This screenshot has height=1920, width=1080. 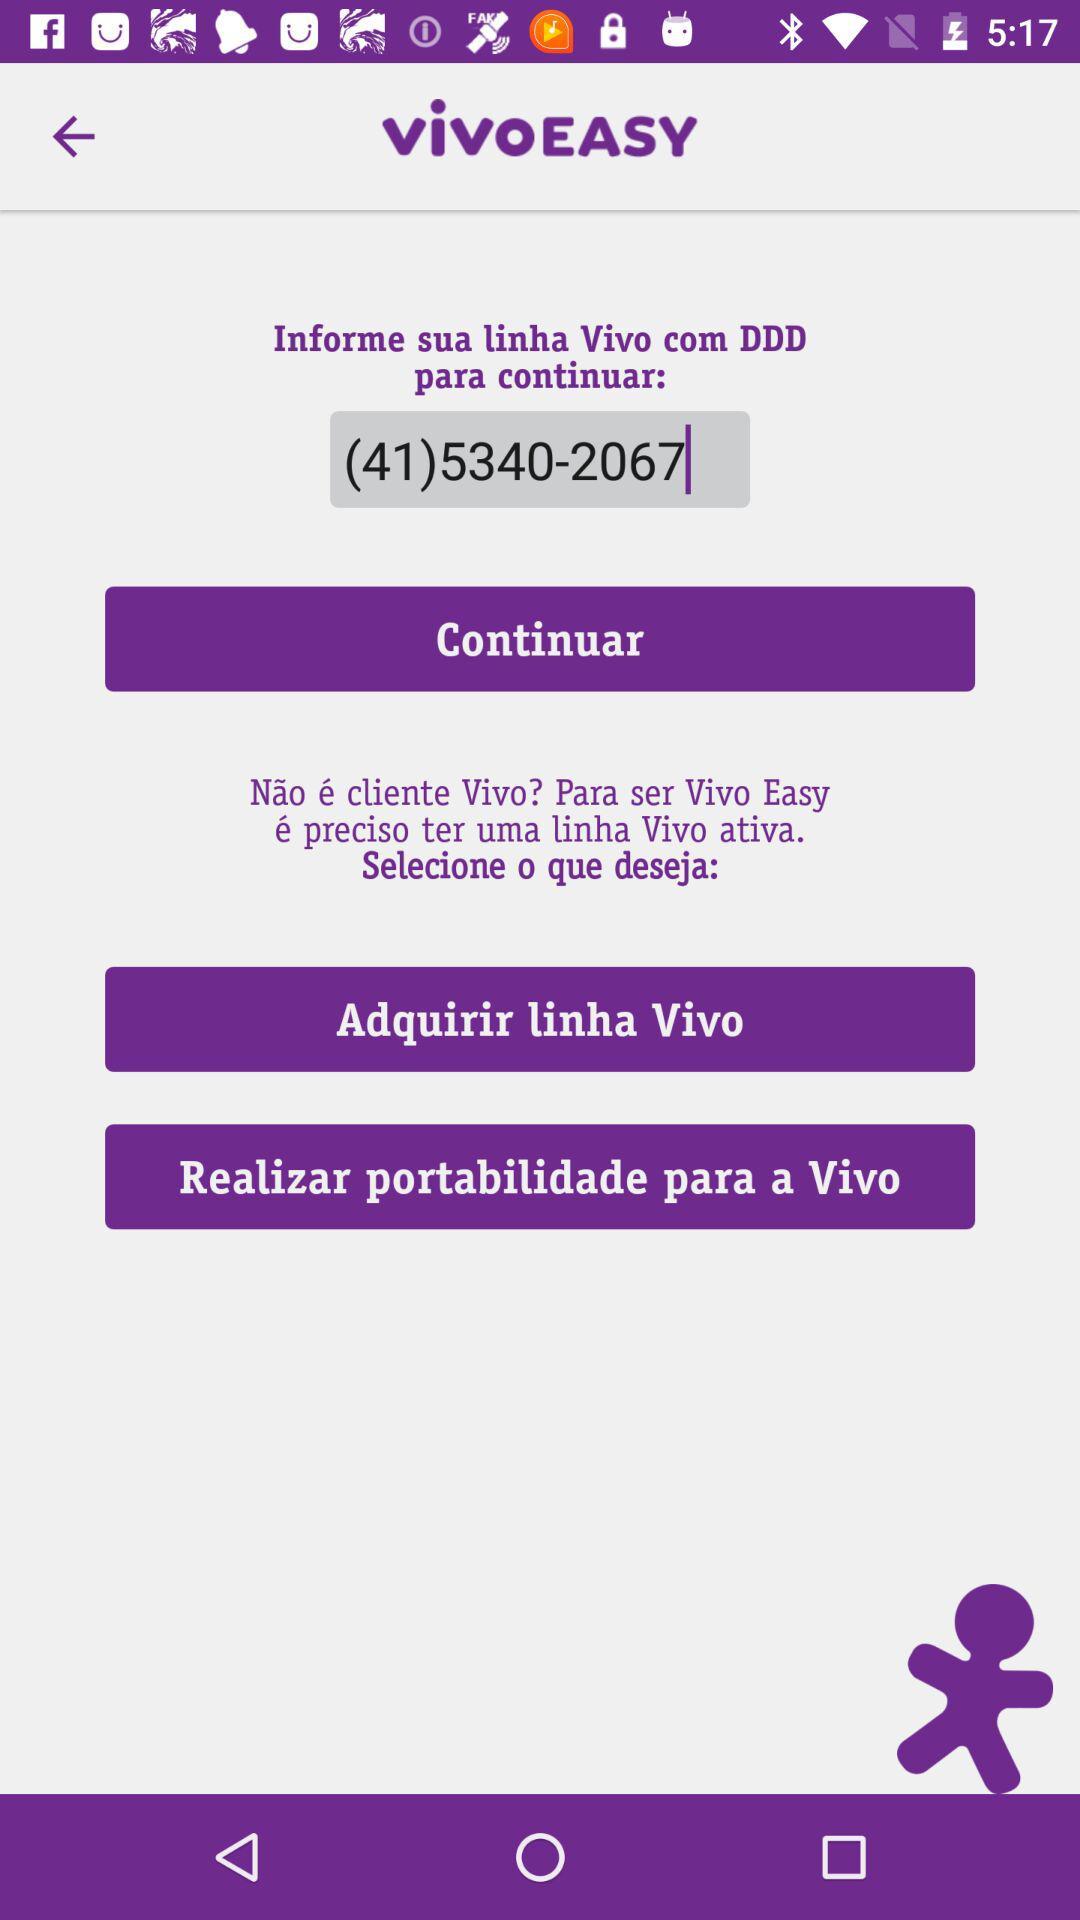 I want to click on item above continuar, so click(x=540, y=458).